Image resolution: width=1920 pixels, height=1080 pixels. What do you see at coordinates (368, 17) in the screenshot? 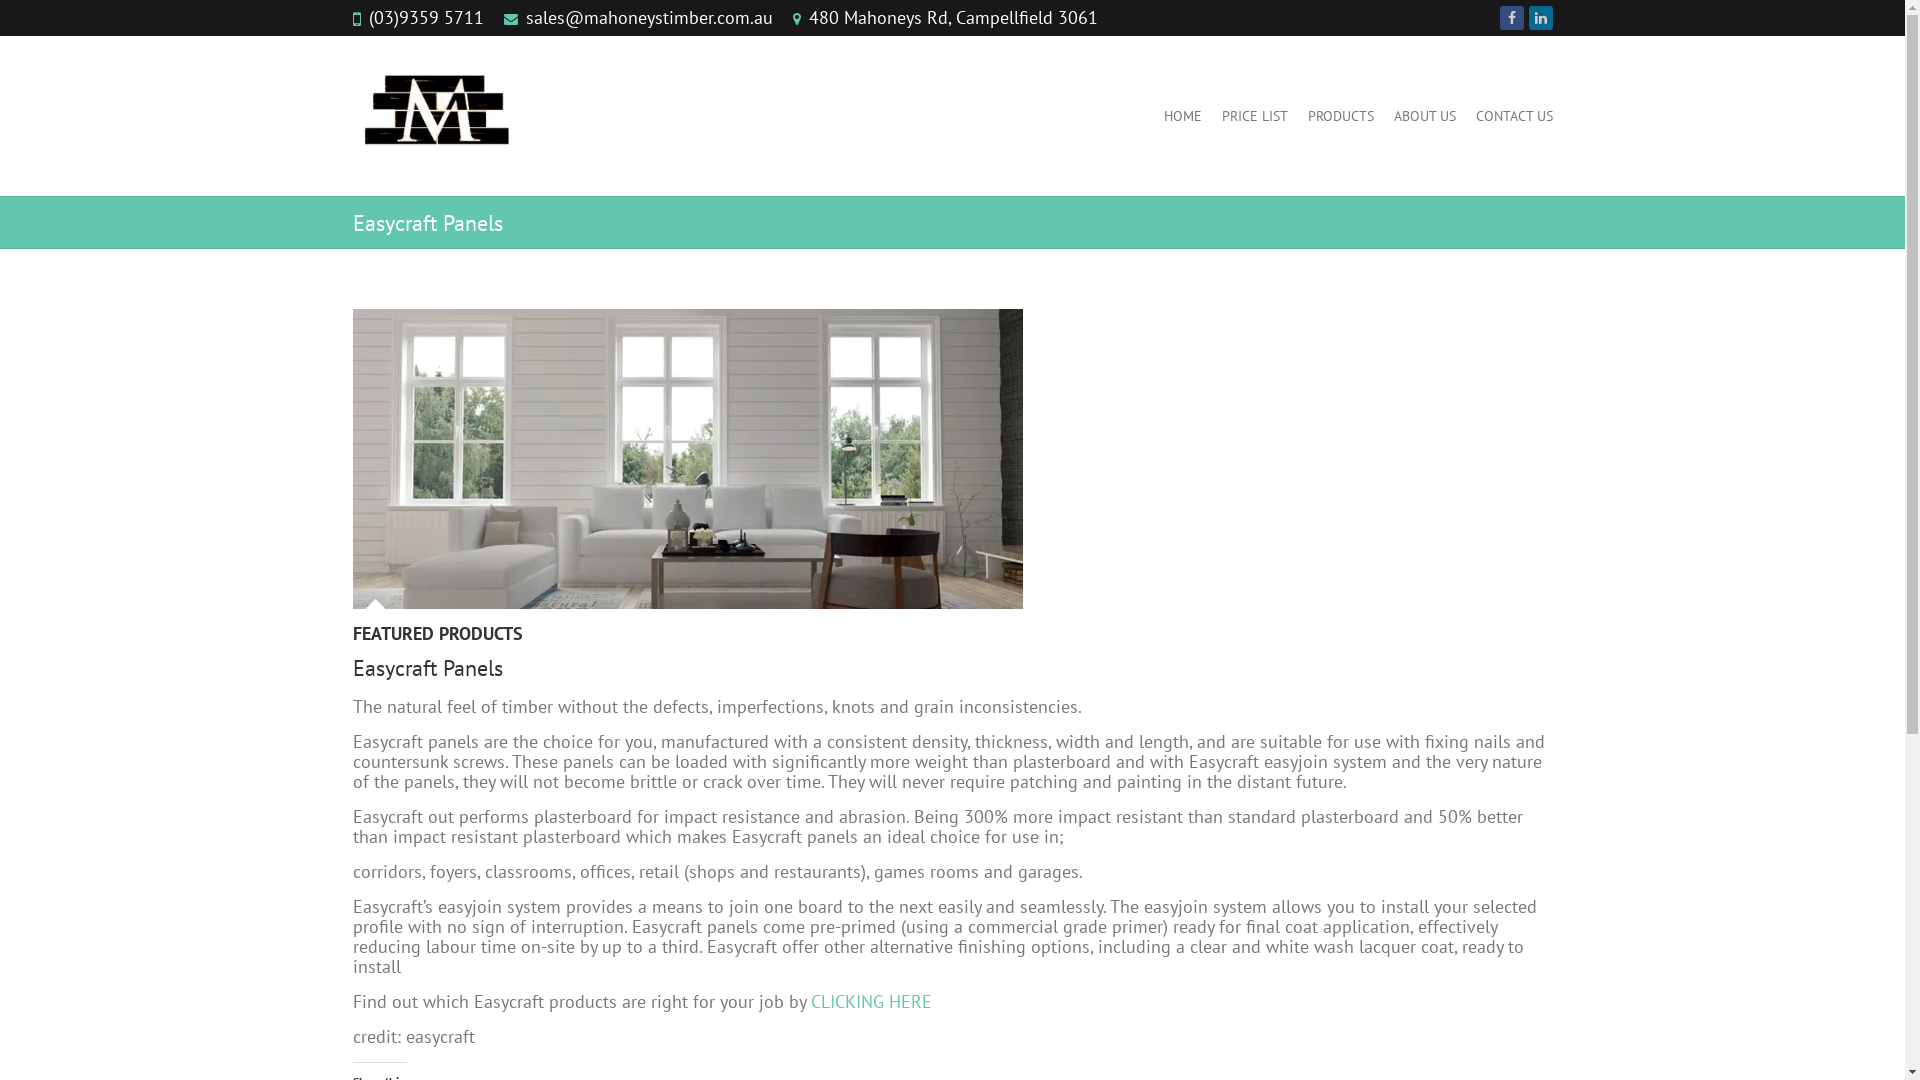
I see `'(03)9359 5711'` at bounding box center [368, 17].